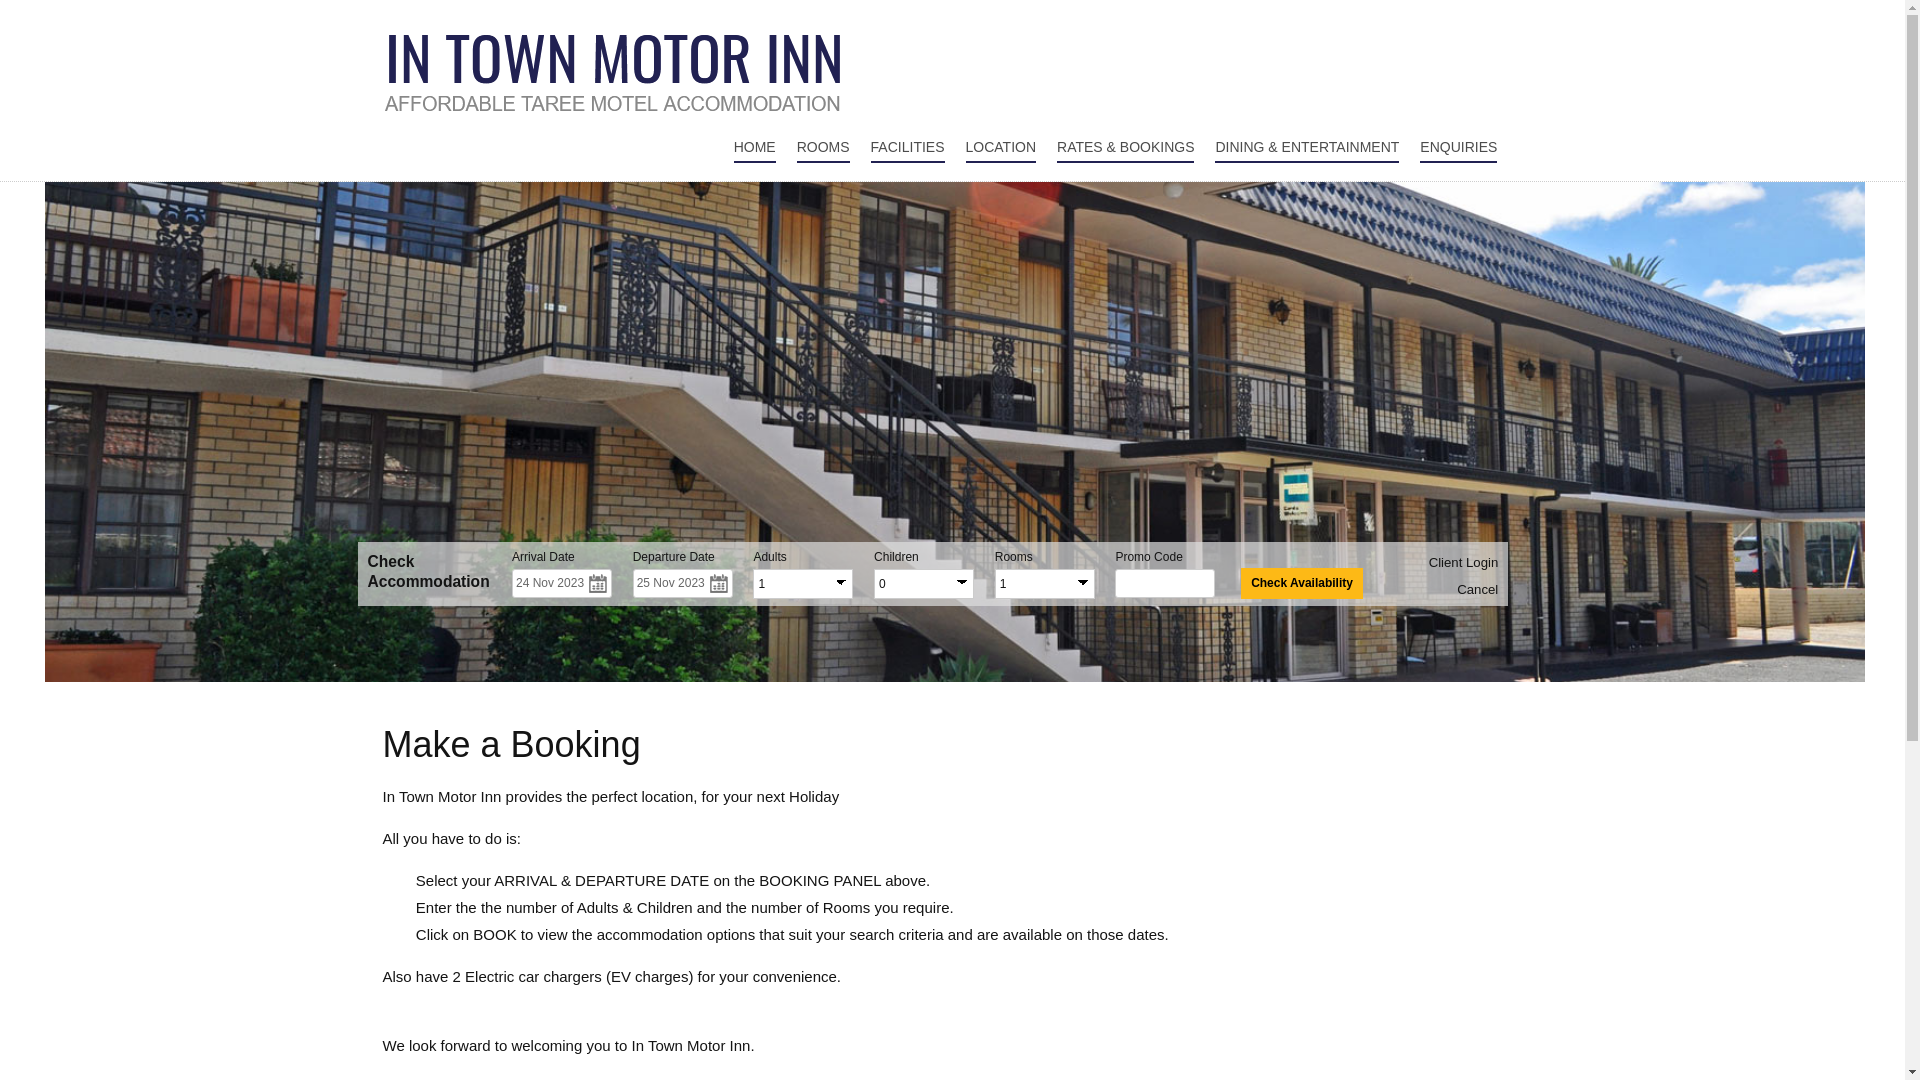 The height and width of the screenshot is (1080, 1920). I want to click on 'RATES & BOOKINGS', so click(1125, 147).